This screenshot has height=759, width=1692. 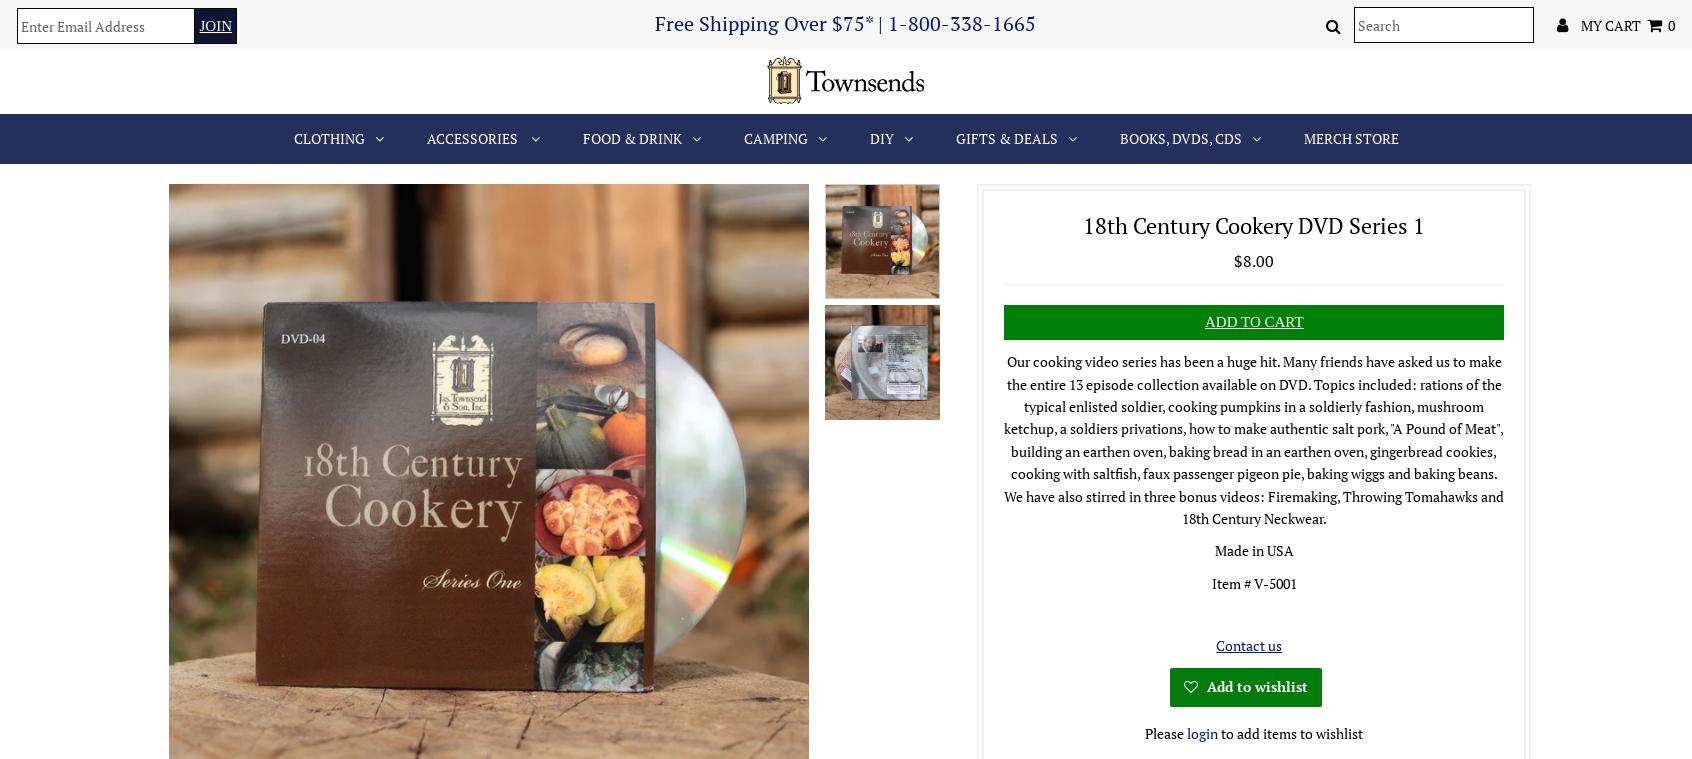 I want to click on '0', so click(x=1666, y=23).